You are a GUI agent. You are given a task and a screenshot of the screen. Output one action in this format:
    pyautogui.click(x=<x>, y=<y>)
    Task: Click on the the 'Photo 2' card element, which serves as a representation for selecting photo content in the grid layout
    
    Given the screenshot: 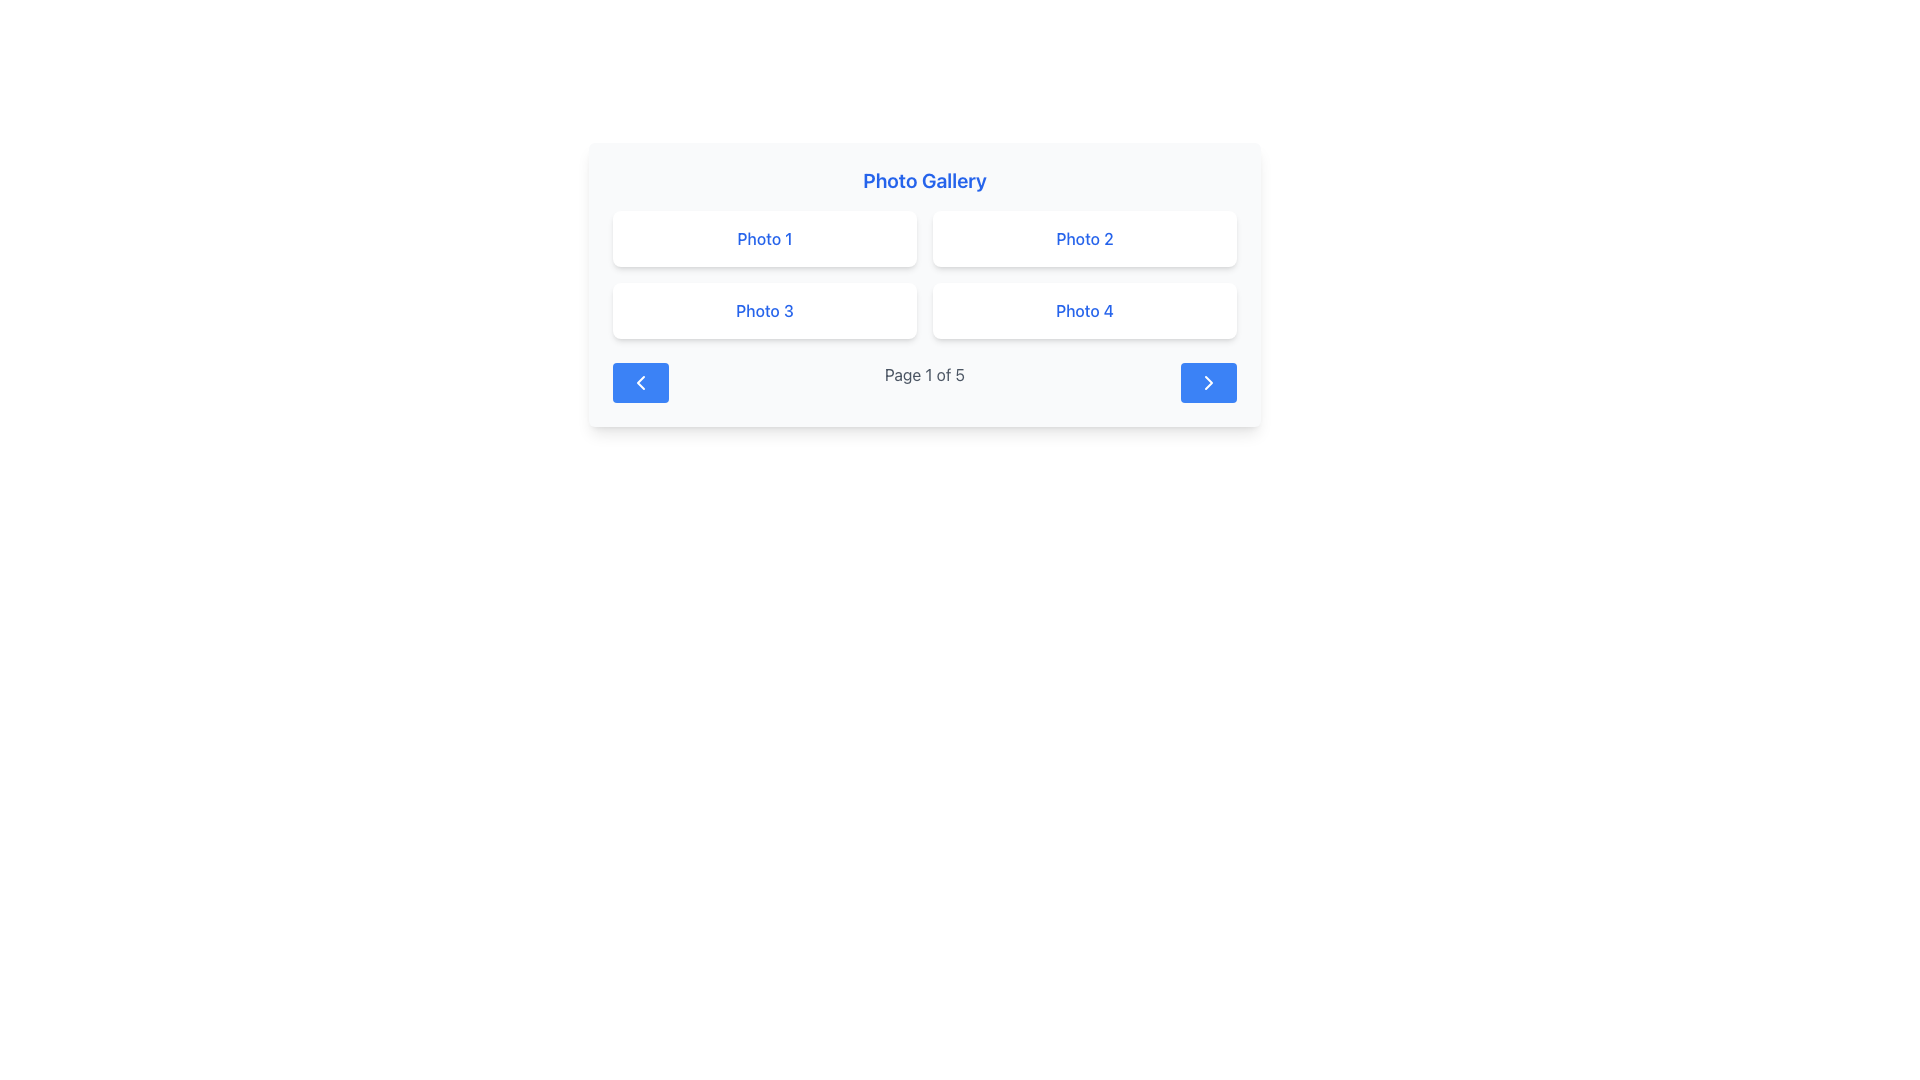 What is the action you would take?
    pyautogui.click(x=1083, y=238)
    